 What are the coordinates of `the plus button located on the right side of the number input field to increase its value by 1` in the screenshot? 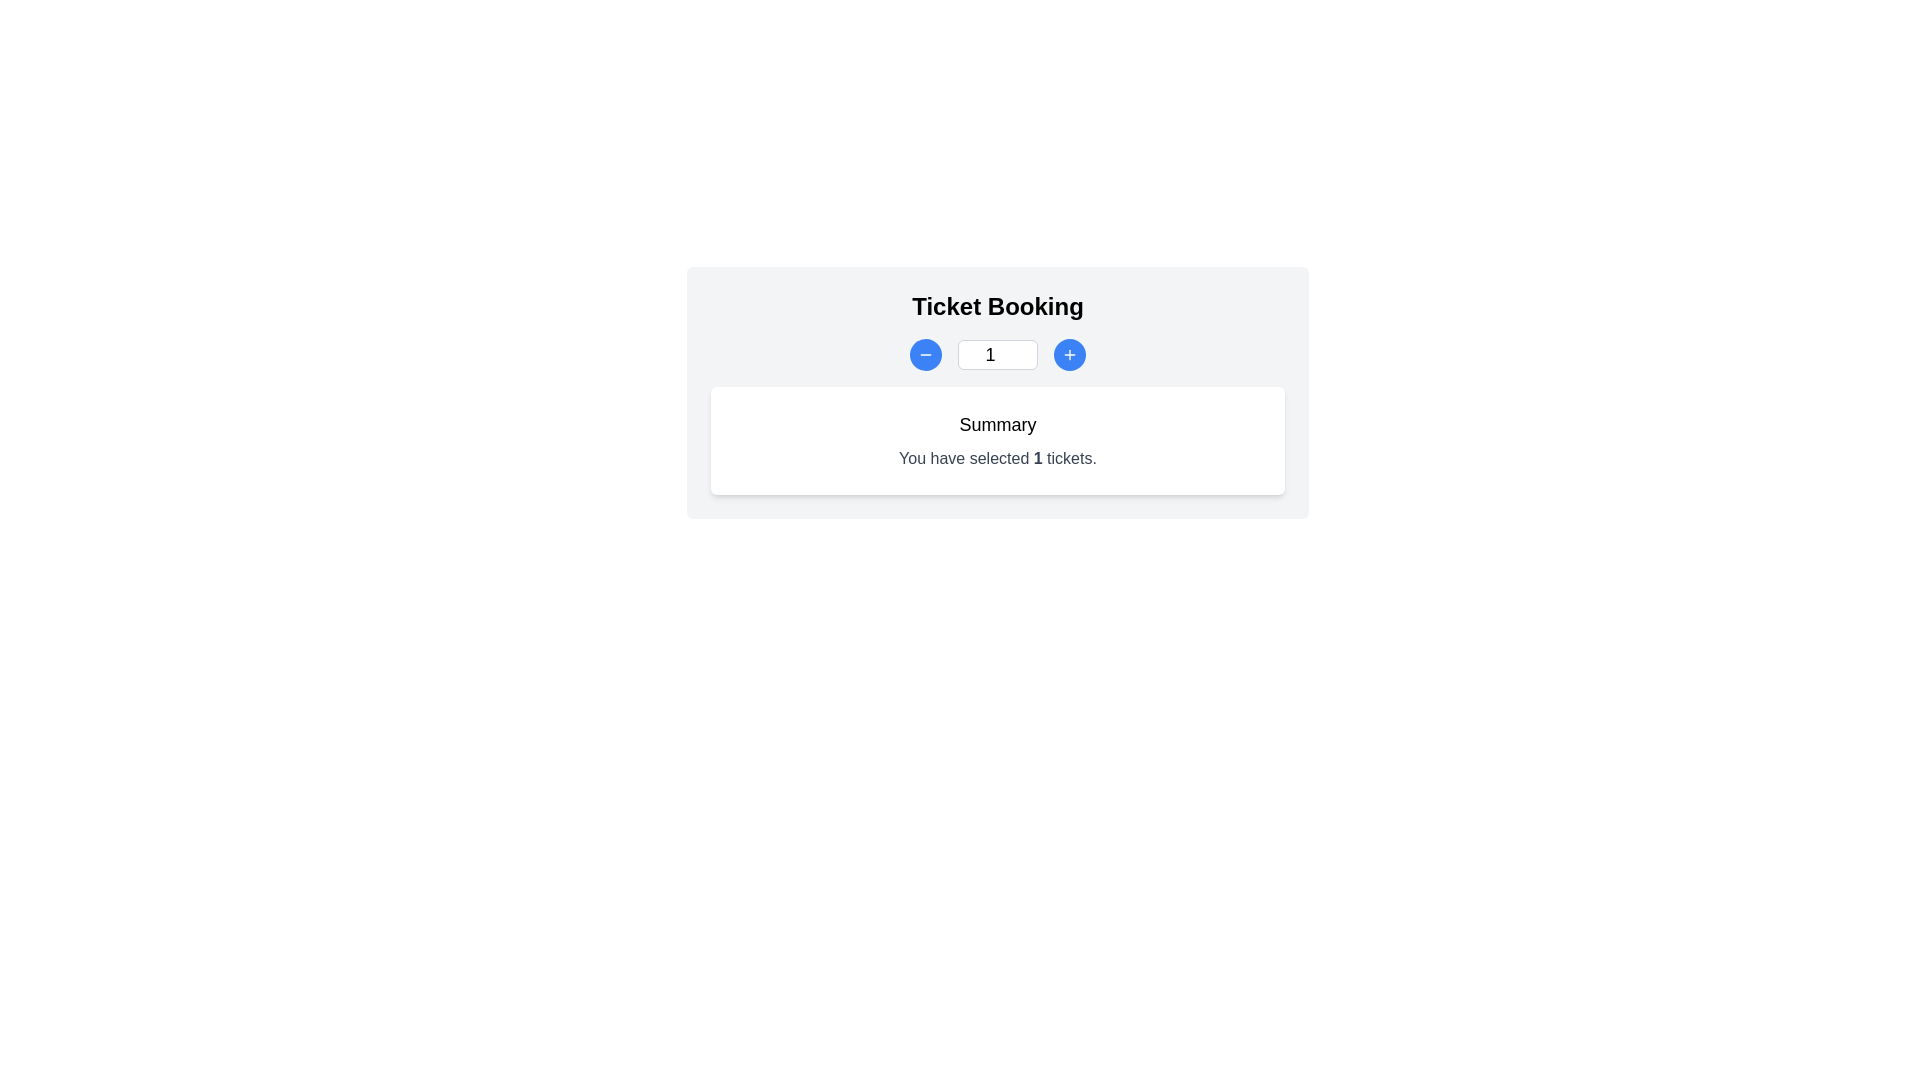 It's located at (1069, 353).